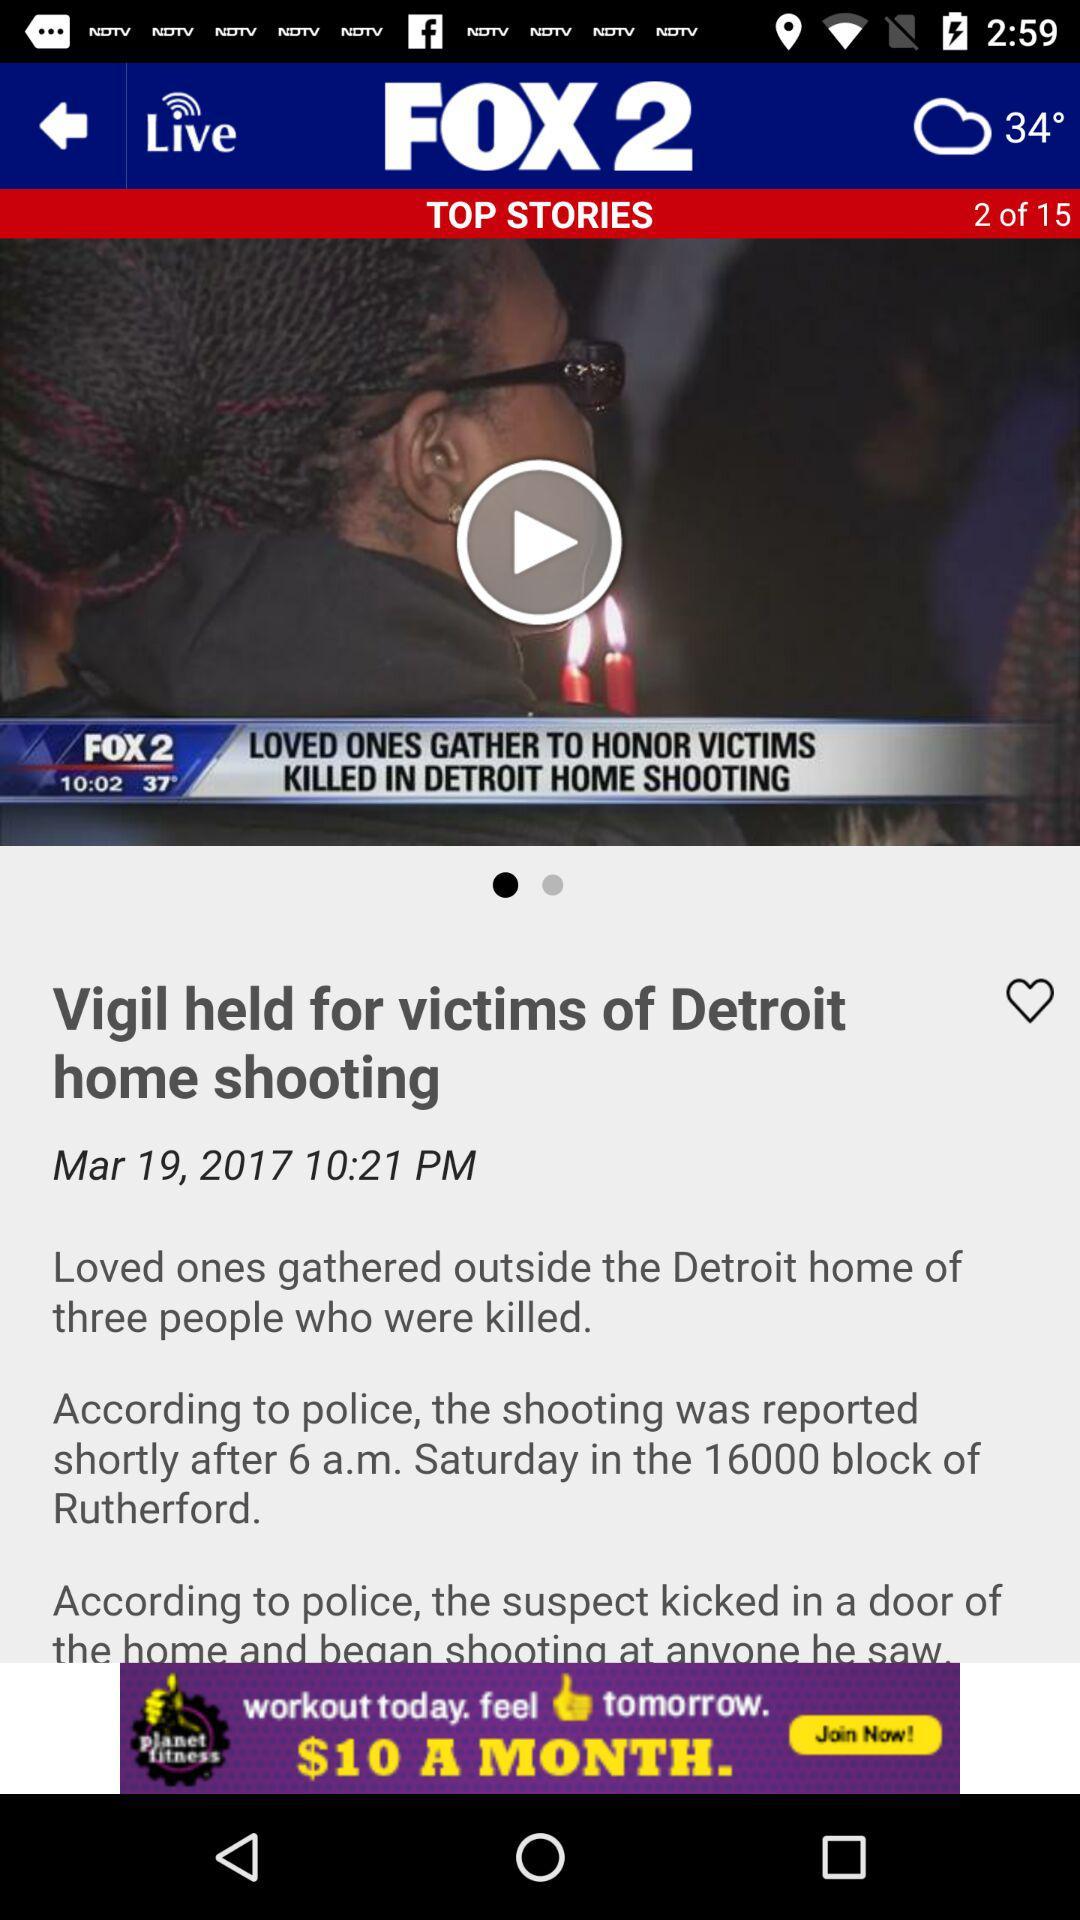  I want to click on the favorite icon, so click(1017, 1000).